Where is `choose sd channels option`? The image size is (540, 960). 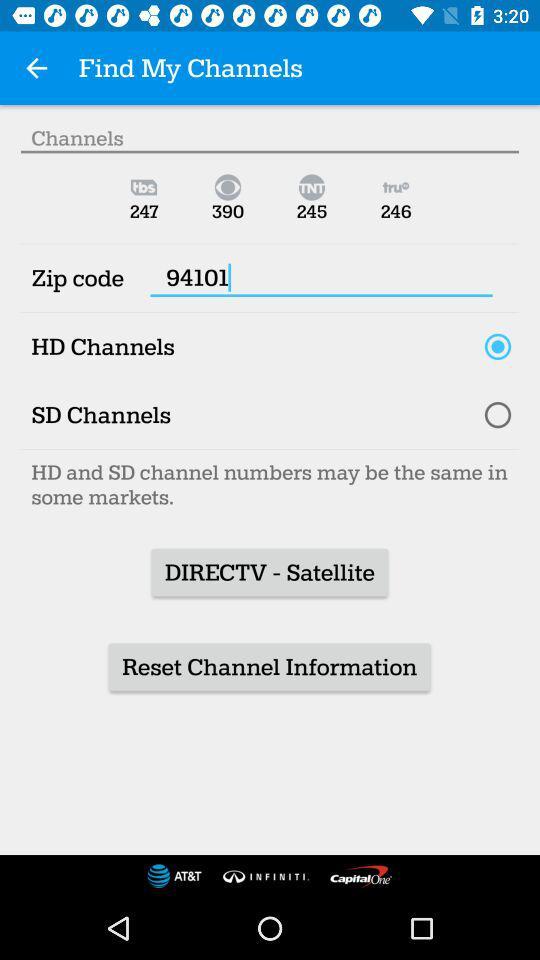
choose sd channels option is located at coordinates (496, 414).